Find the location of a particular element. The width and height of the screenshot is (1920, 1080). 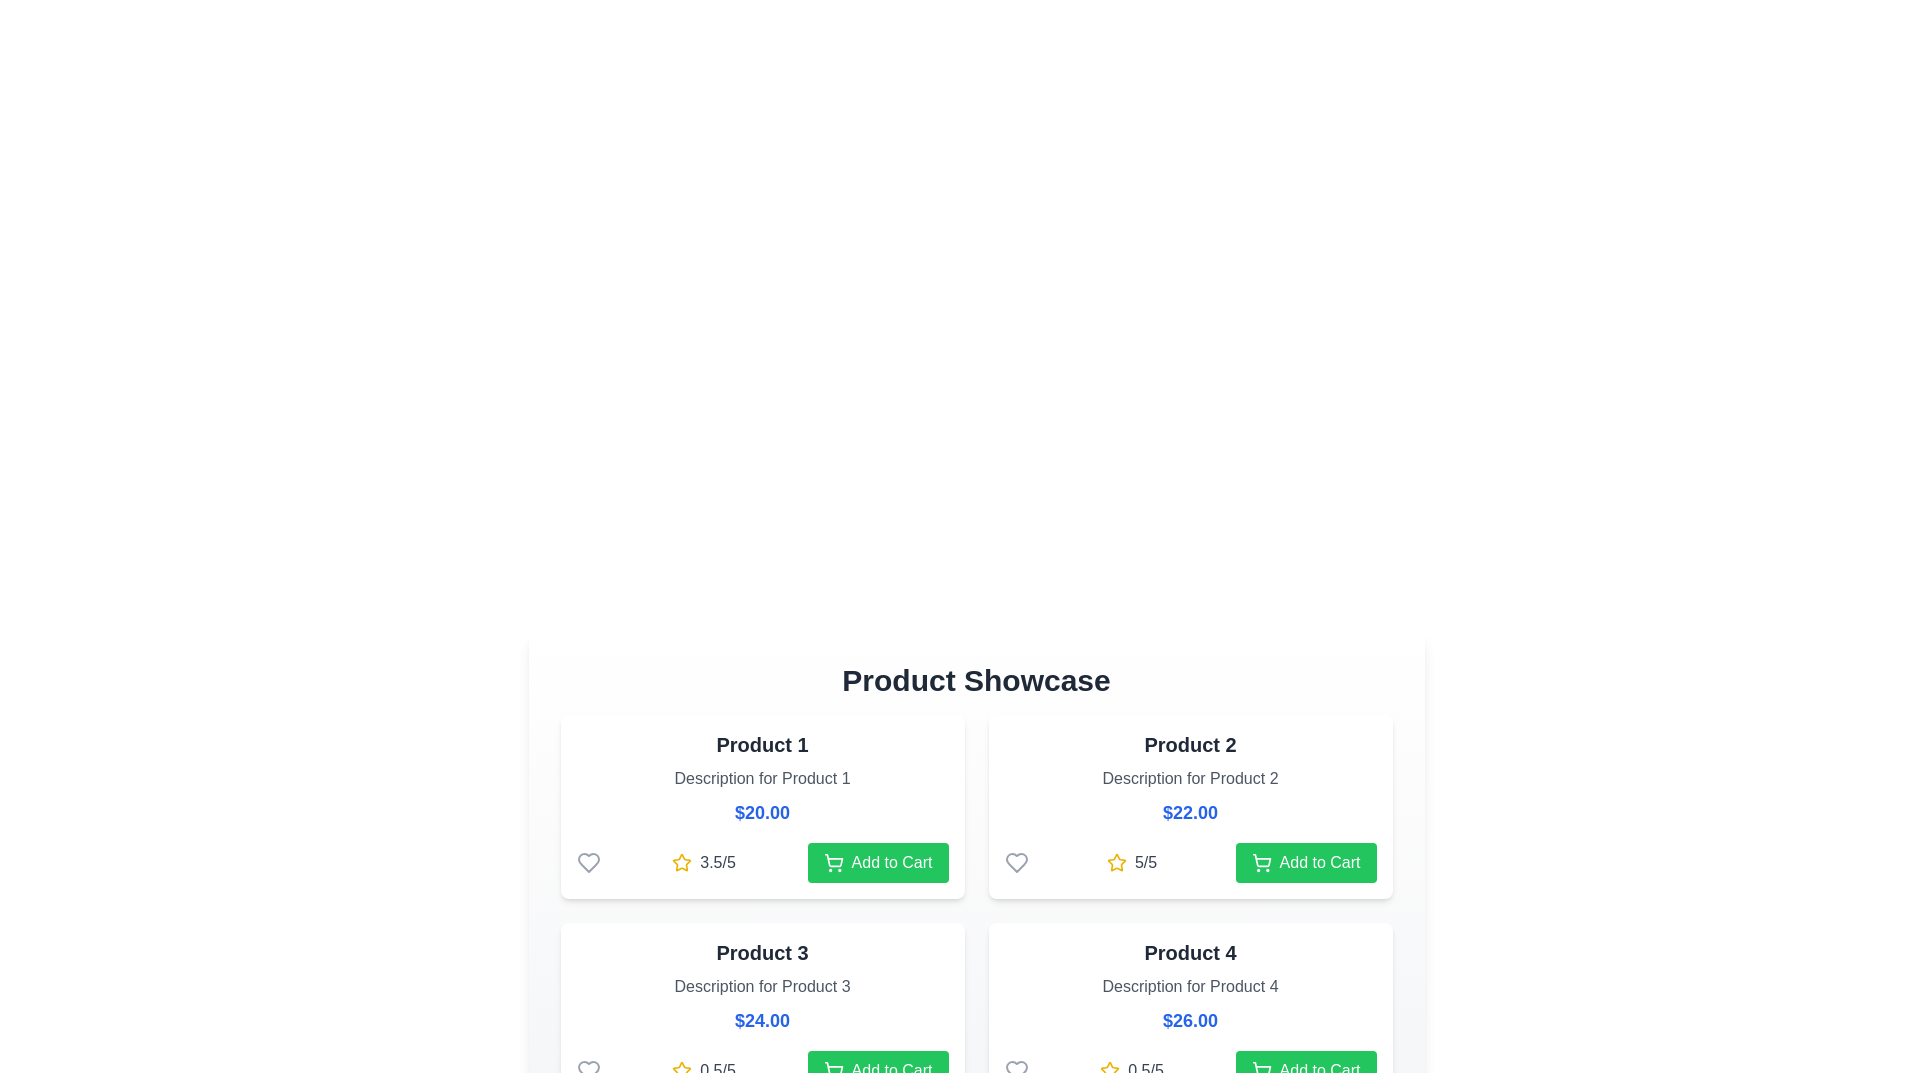

the Product card located in the second column of the top row is located at coordinates (1190, 805).